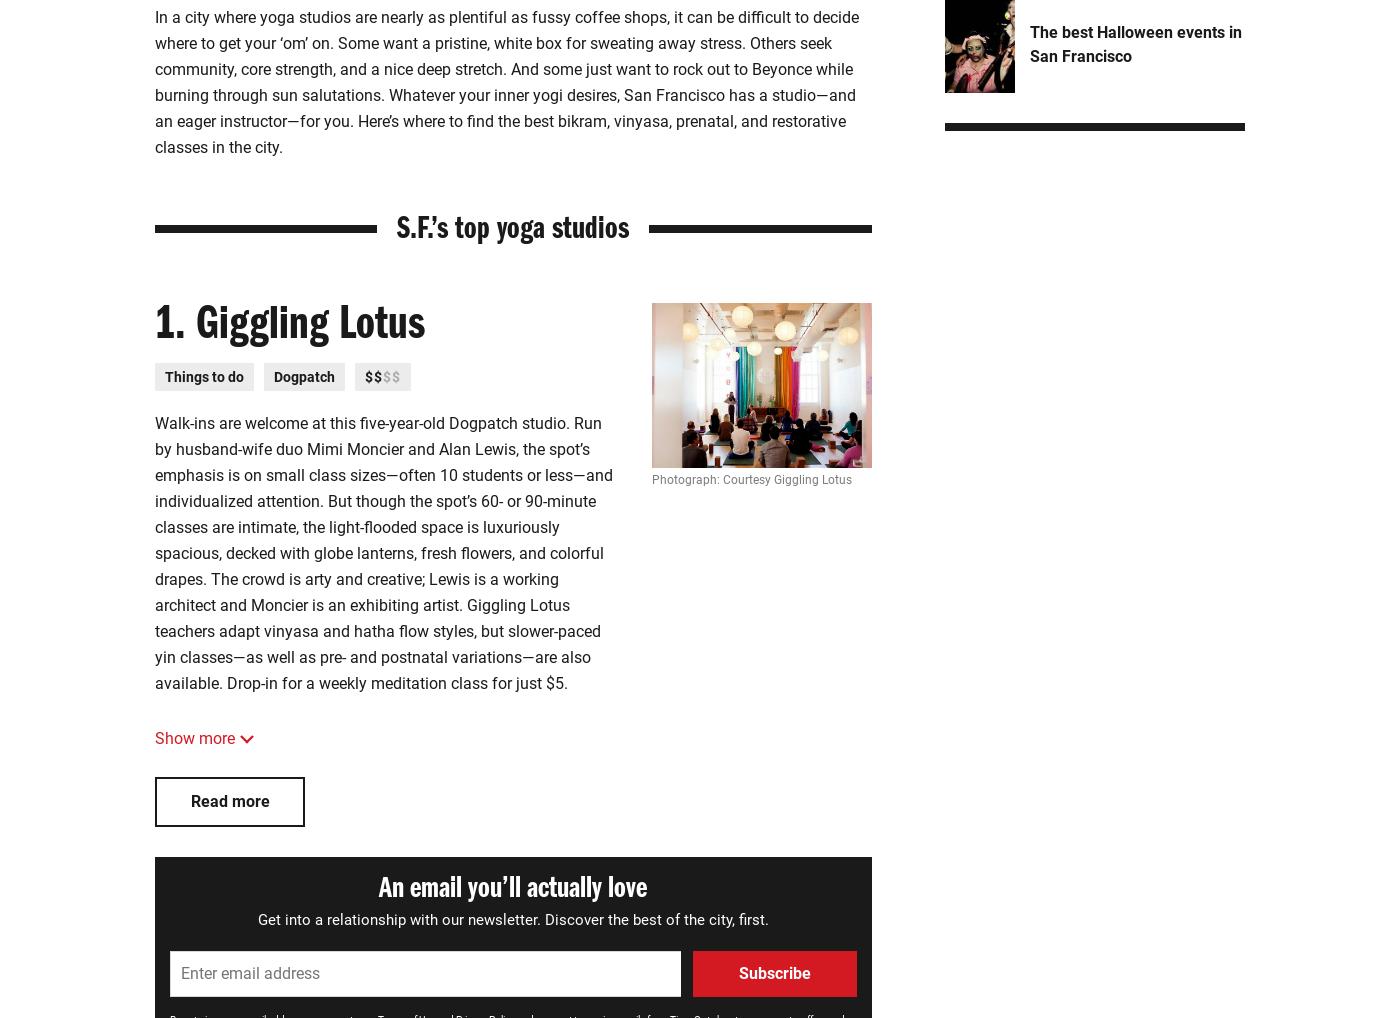 The width and height of the screenshot is (1400, 1018). Describe the element at coordinates (506, 82) in the screenshot. I see `'In a city where yoga studios are nearly as plentiful as fussy coffee shops, it can be difficult to decide where to get your ‘om’ on. Some want a pristine, white box for sweating away stress. Others seek community, core strength, and a nice deep stretch. And some just want to rock out to Beyonce while burning through sun salutations. Whatever your inner yogi desires, San Francisco has a studio—and an eager instructor—for you. Here’s where to find the best bikram, vinyasa, prenatal, and restorative classes in the city.'` at that location.